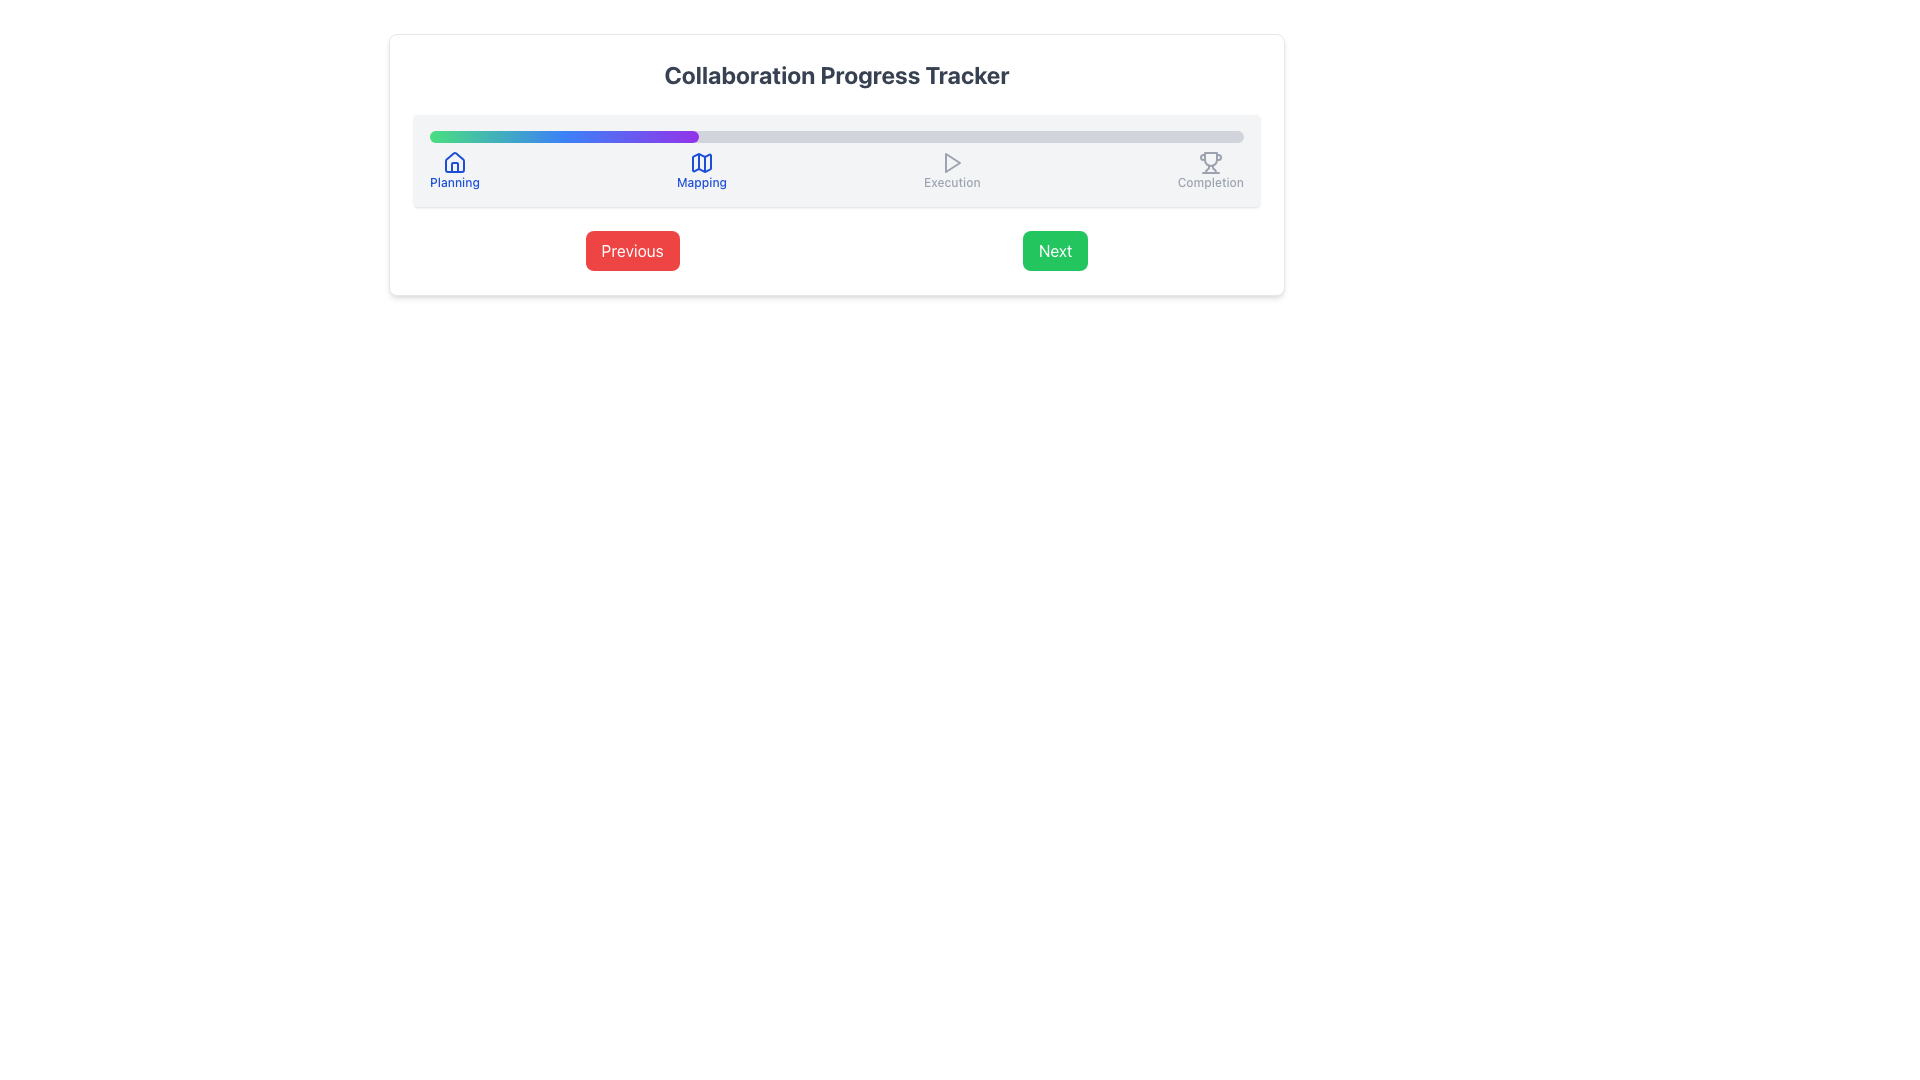 Image resolution: width=1920 pixels, height=1080 pixels. What do you see at coordinates (952, 161) in the screenshot?
I see `the central portion of the play button icon in the 'Execution' step of the progress tracker, indicating its interactive nature` at bounding box center [952, 161].